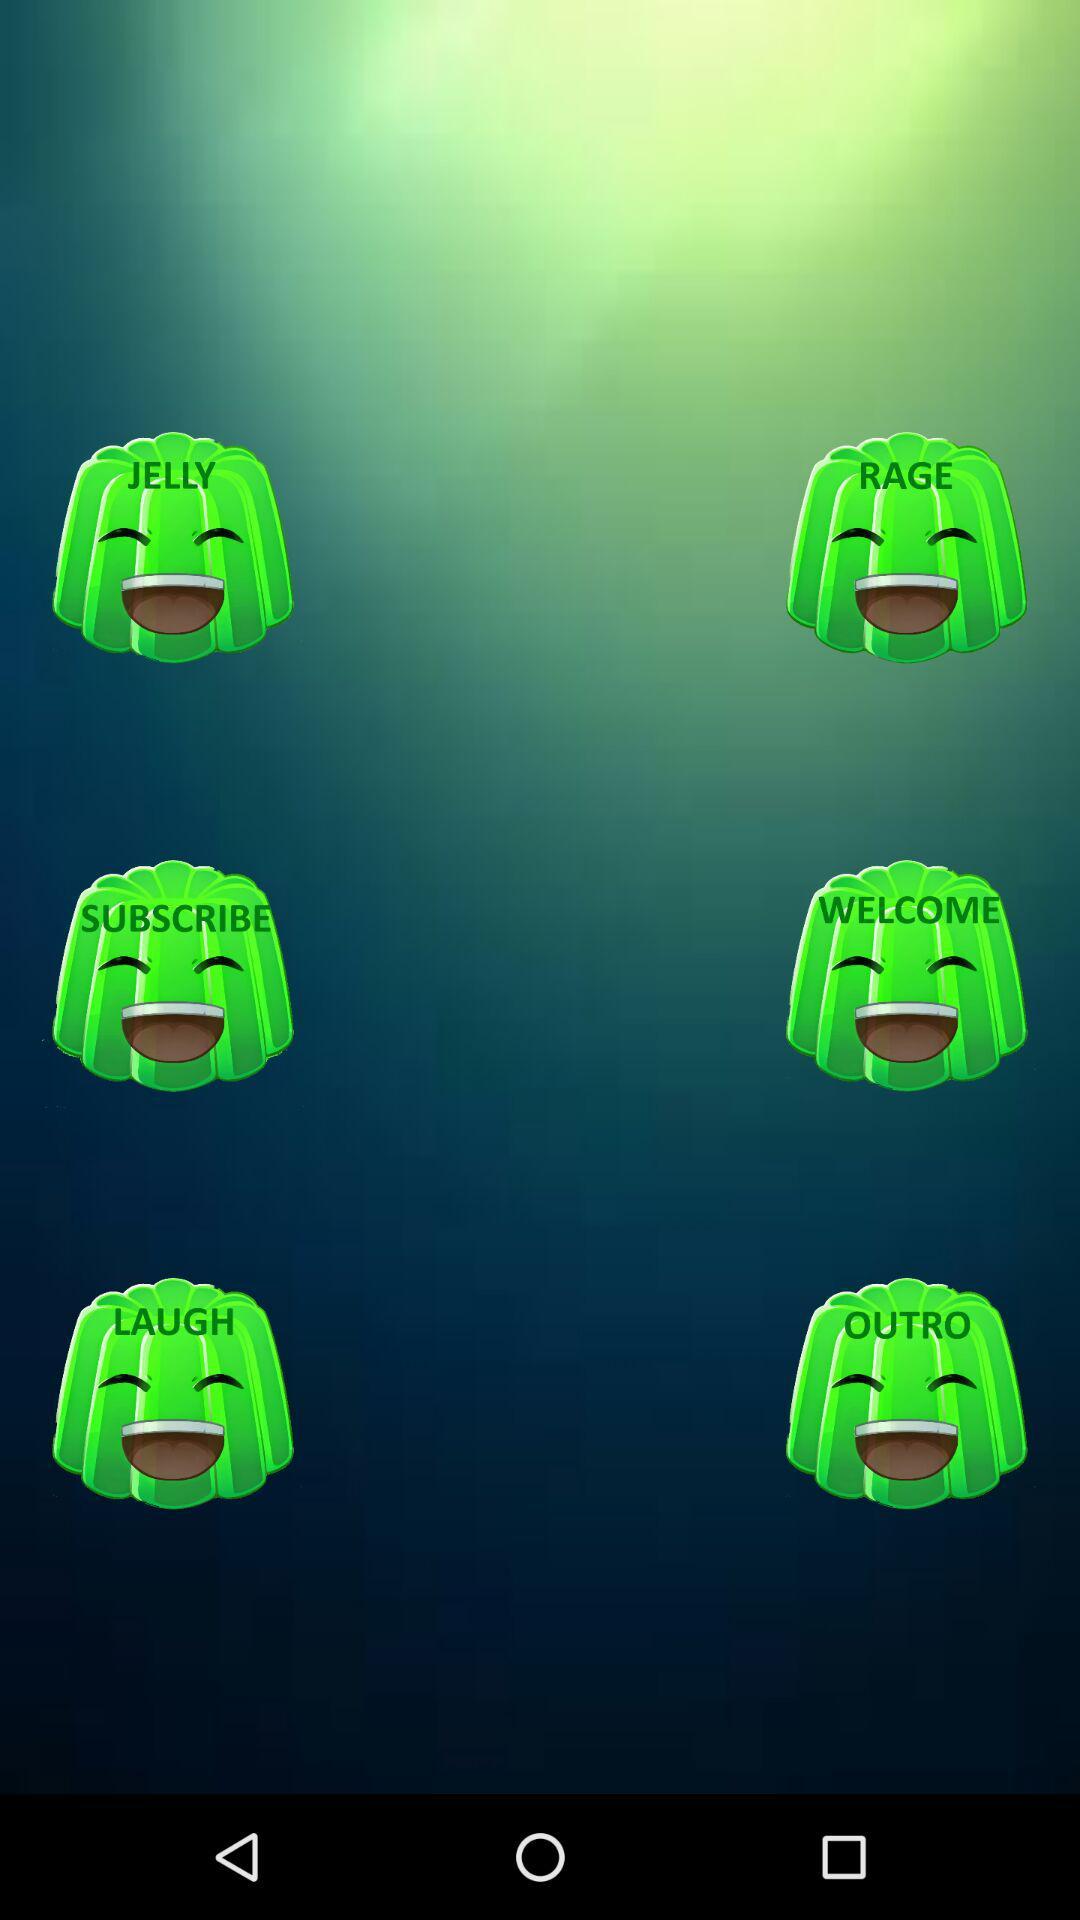 The width and height of the screenshot is (1080, 1920). Describe the element at coordinates (906, 977) in the screenshot. I see `home page` at that location.